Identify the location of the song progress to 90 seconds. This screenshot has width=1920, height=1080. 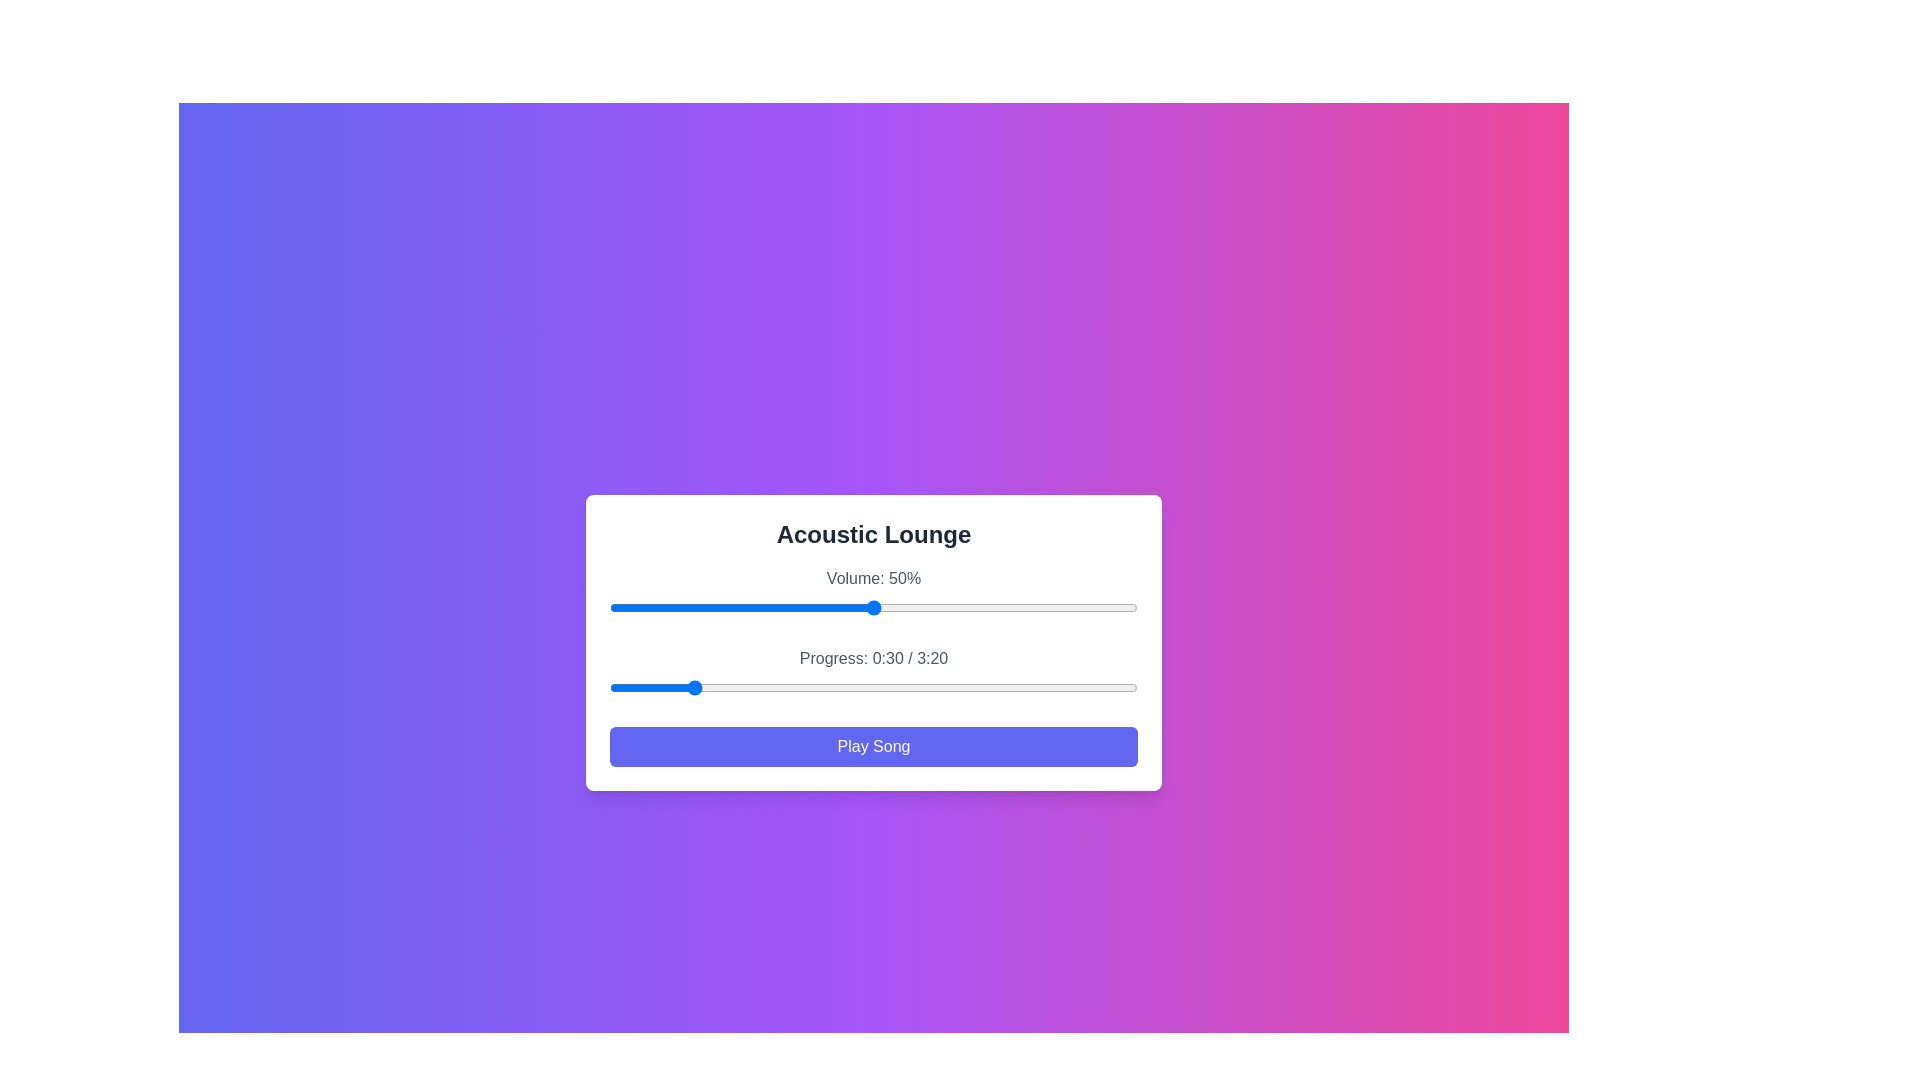
(847, 686).